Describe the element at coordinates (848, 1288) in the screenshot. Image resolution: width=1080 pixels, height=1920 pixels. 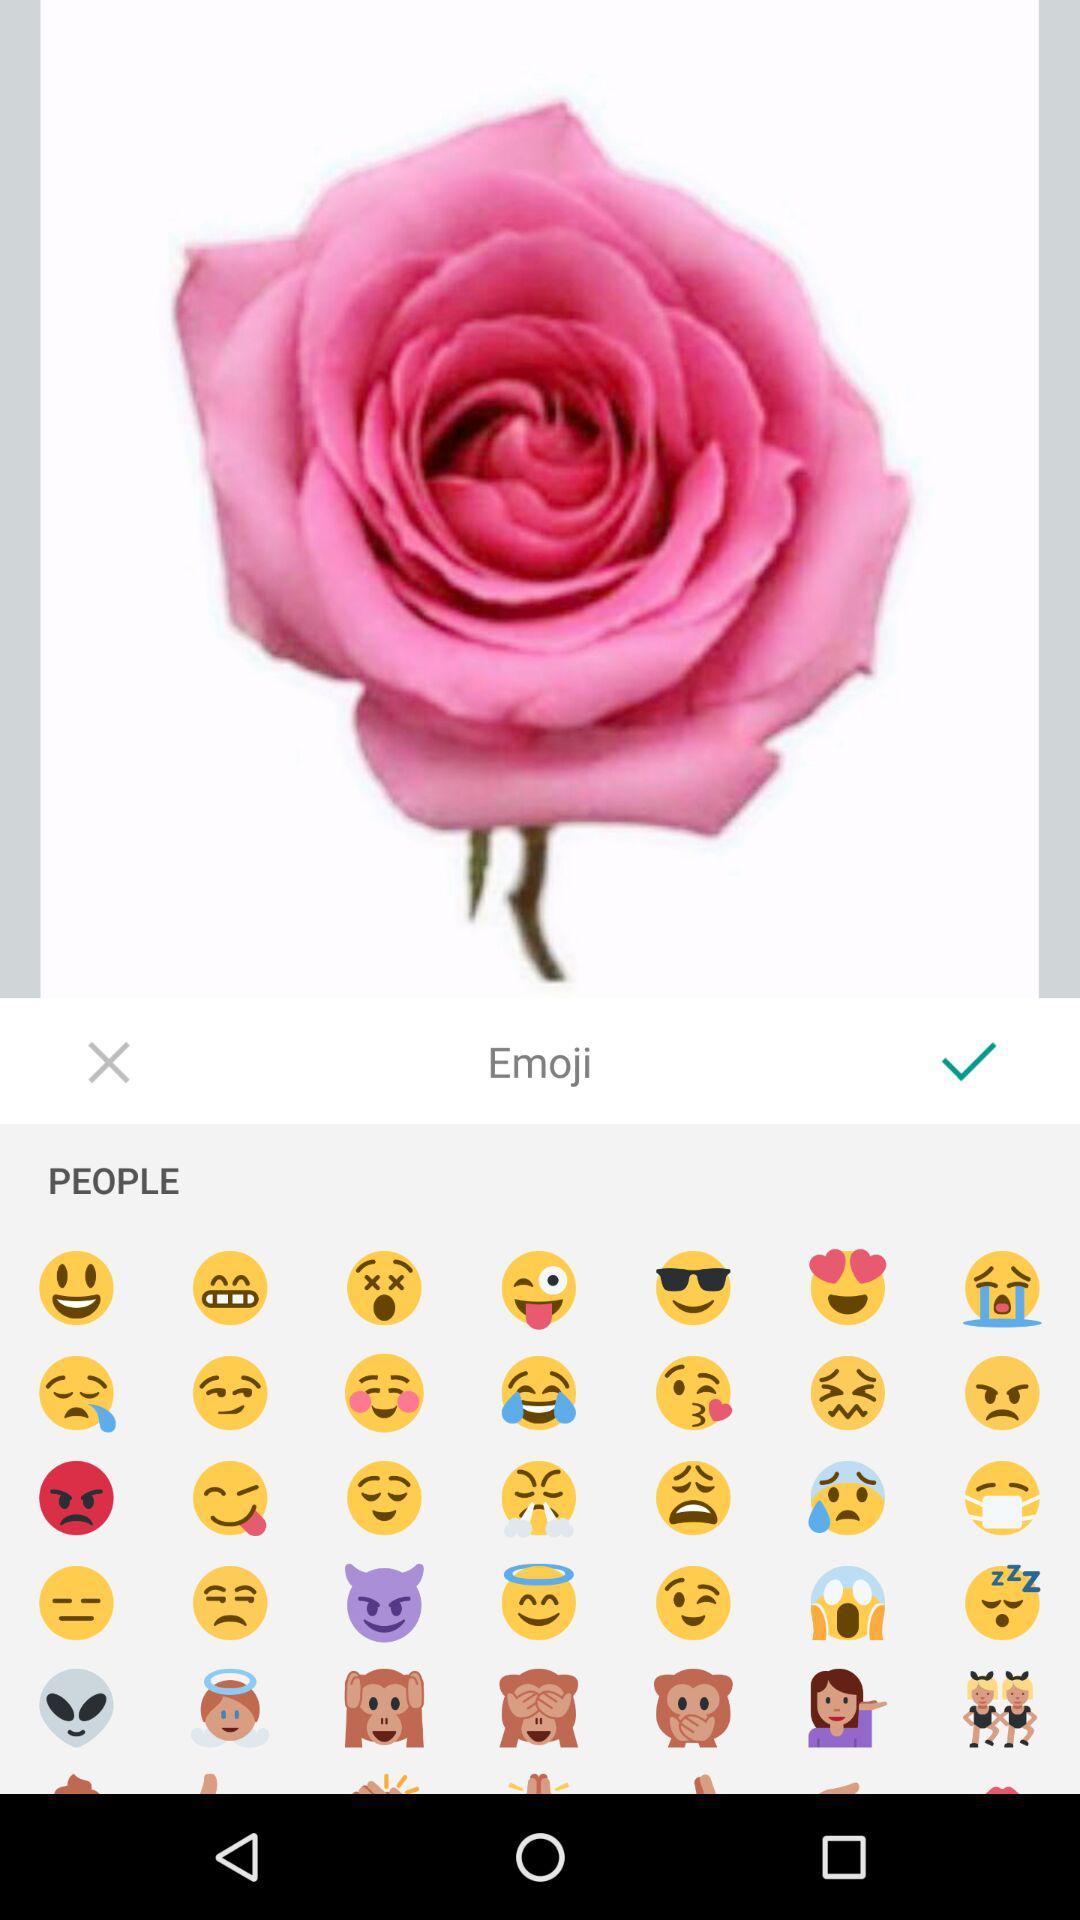
I see `insert emoji` at that location.